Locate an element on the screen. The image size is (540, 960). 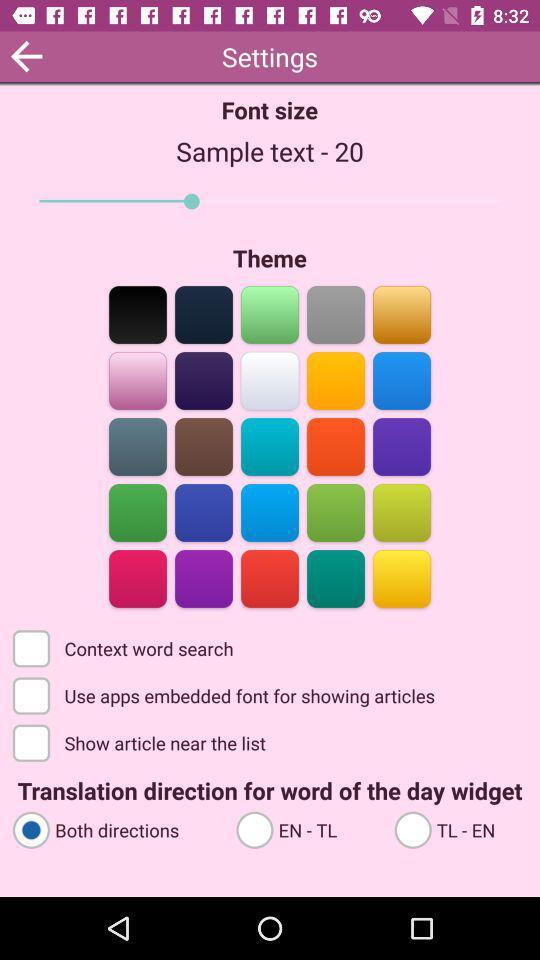
colour of the theme is located at coordinates (401, 313).